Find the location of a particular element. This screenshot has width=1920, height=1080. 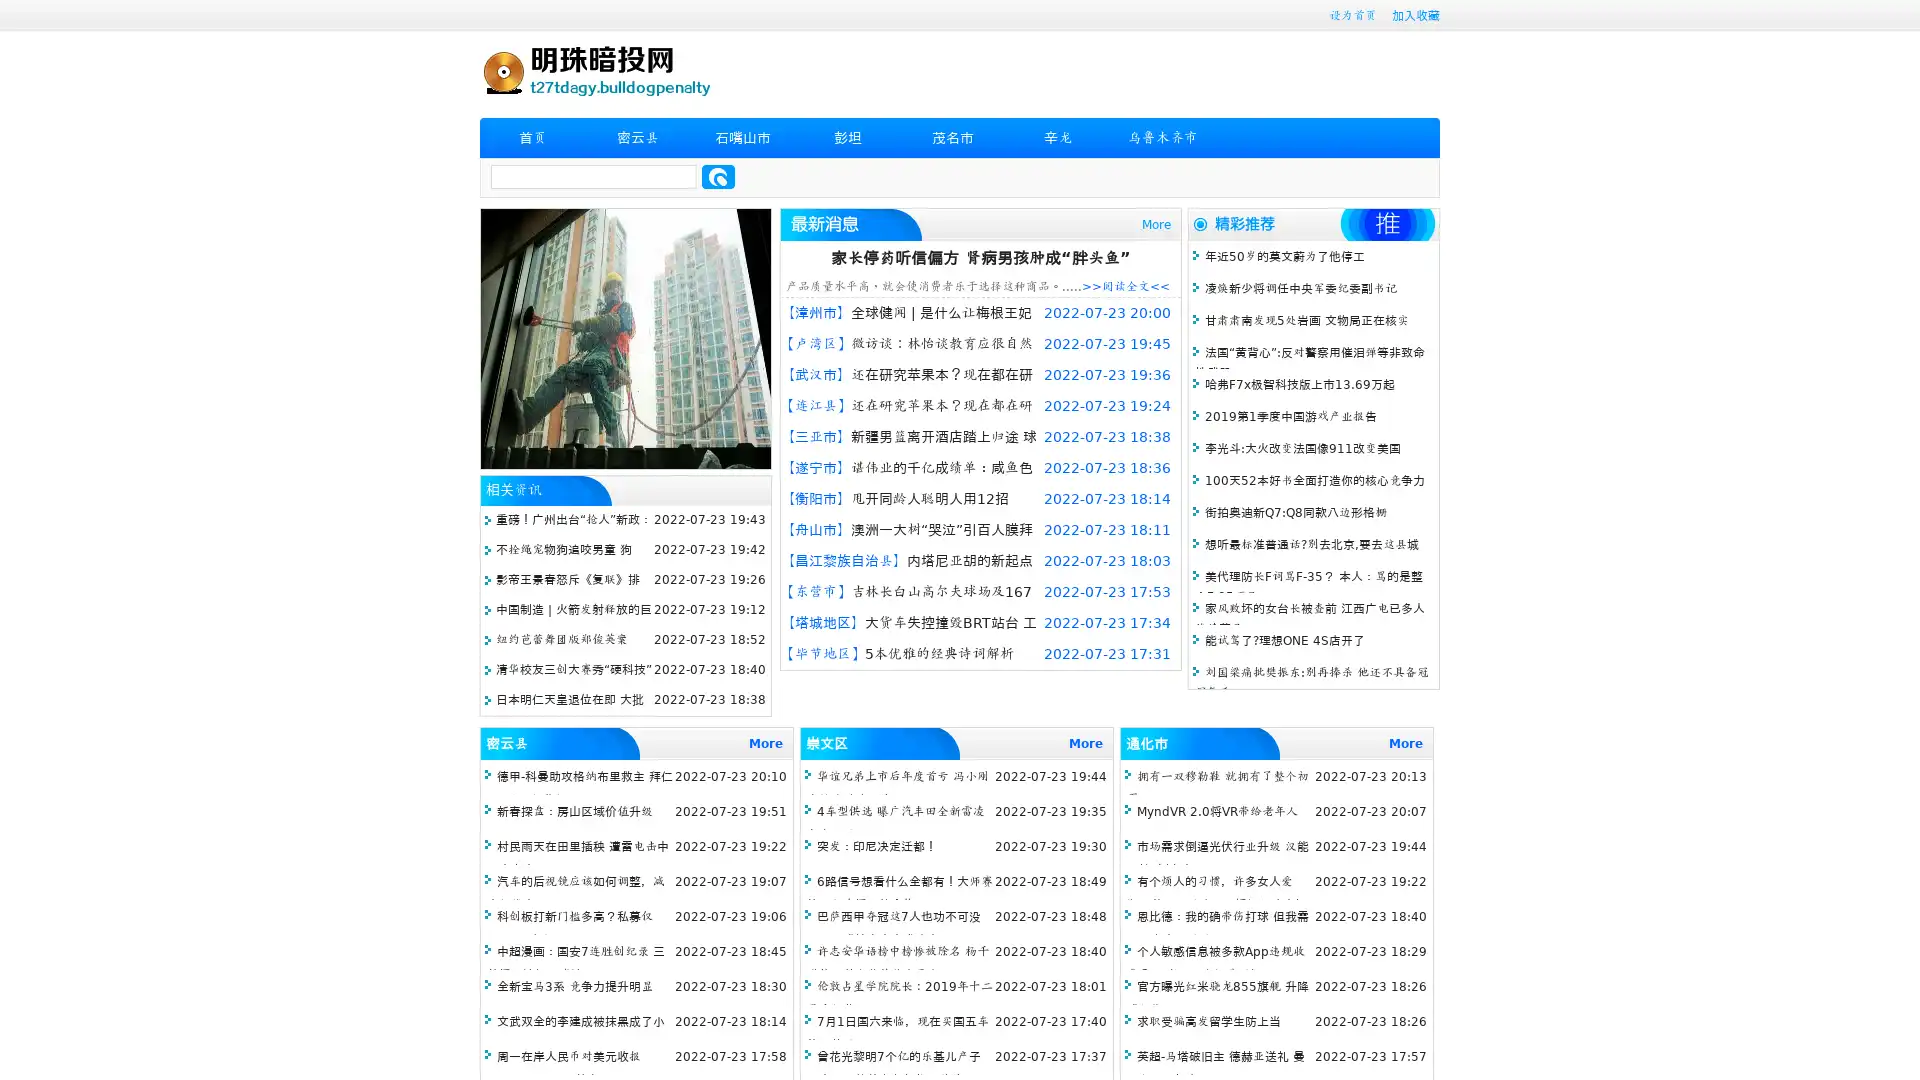

Search is located at coordinates (718, 176).